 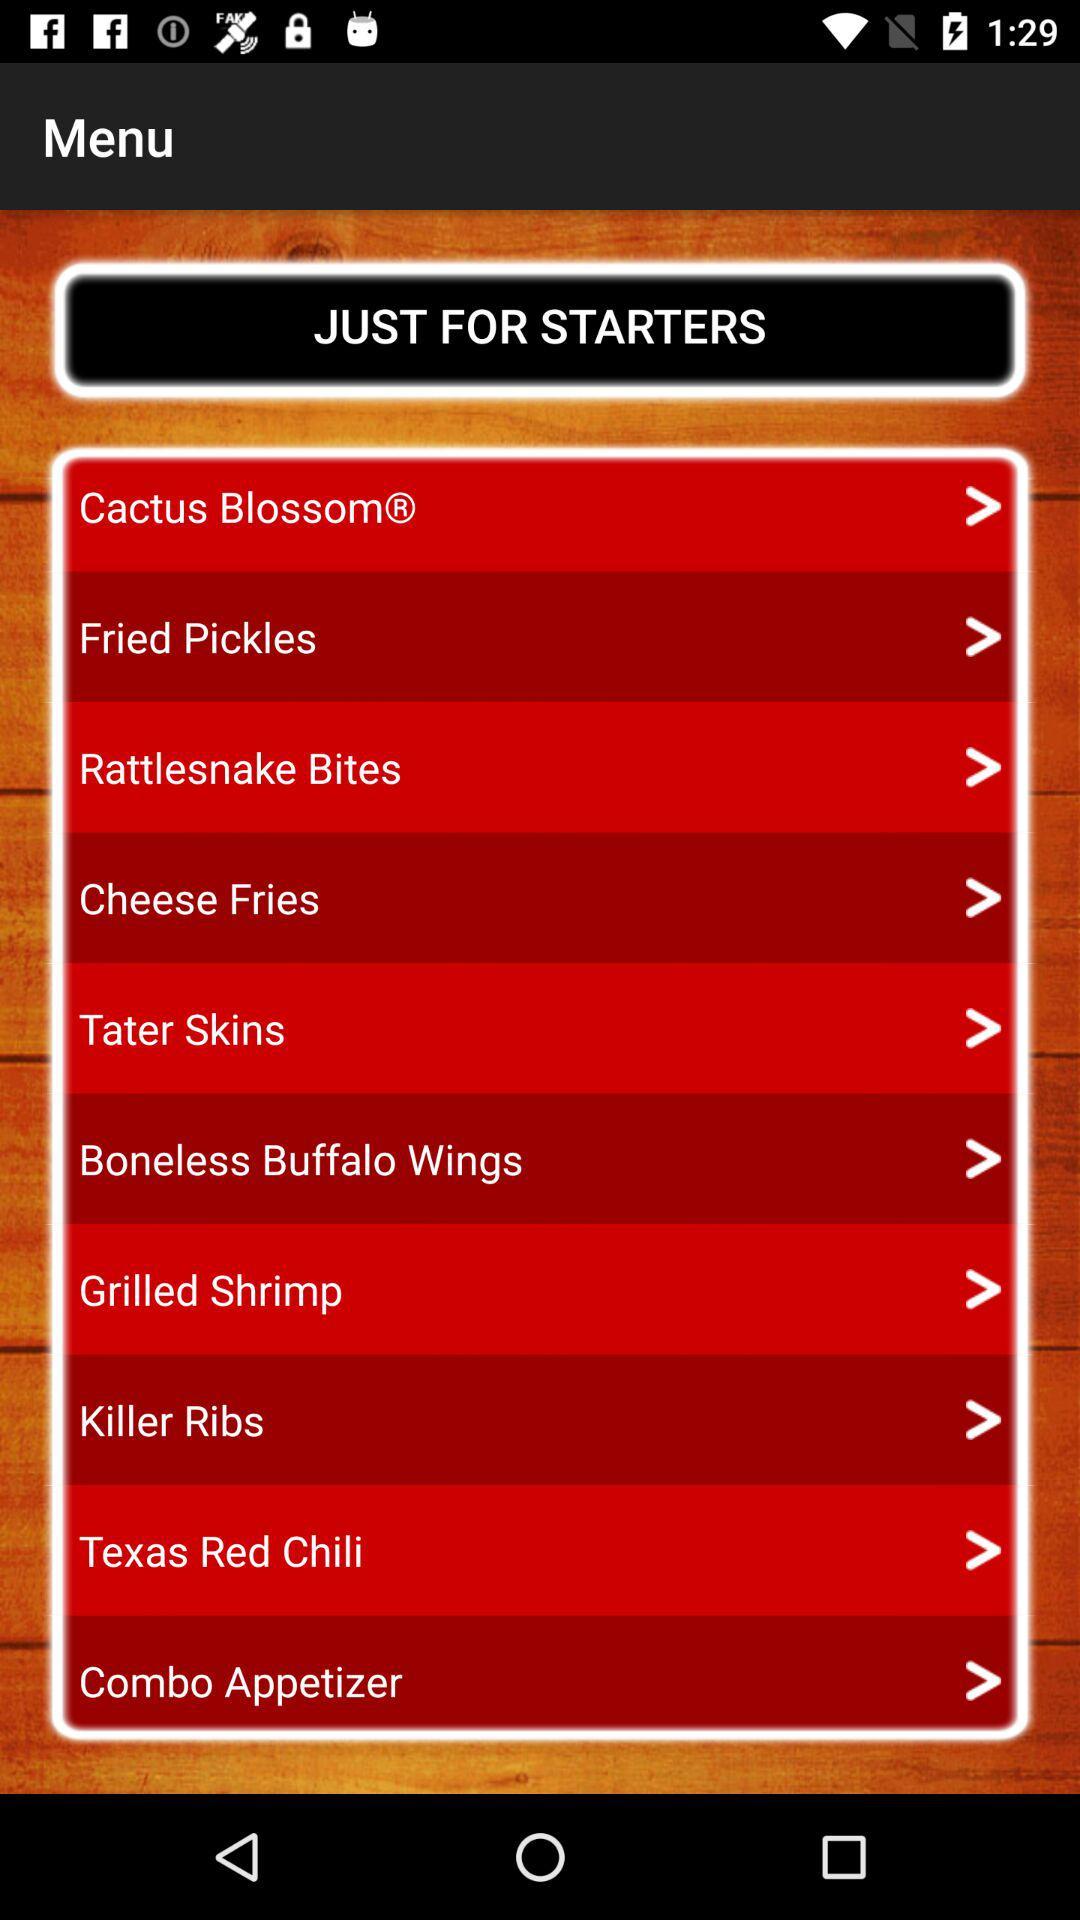 I want to click on item above the texas red chili item, so click(x=152, y=1419).